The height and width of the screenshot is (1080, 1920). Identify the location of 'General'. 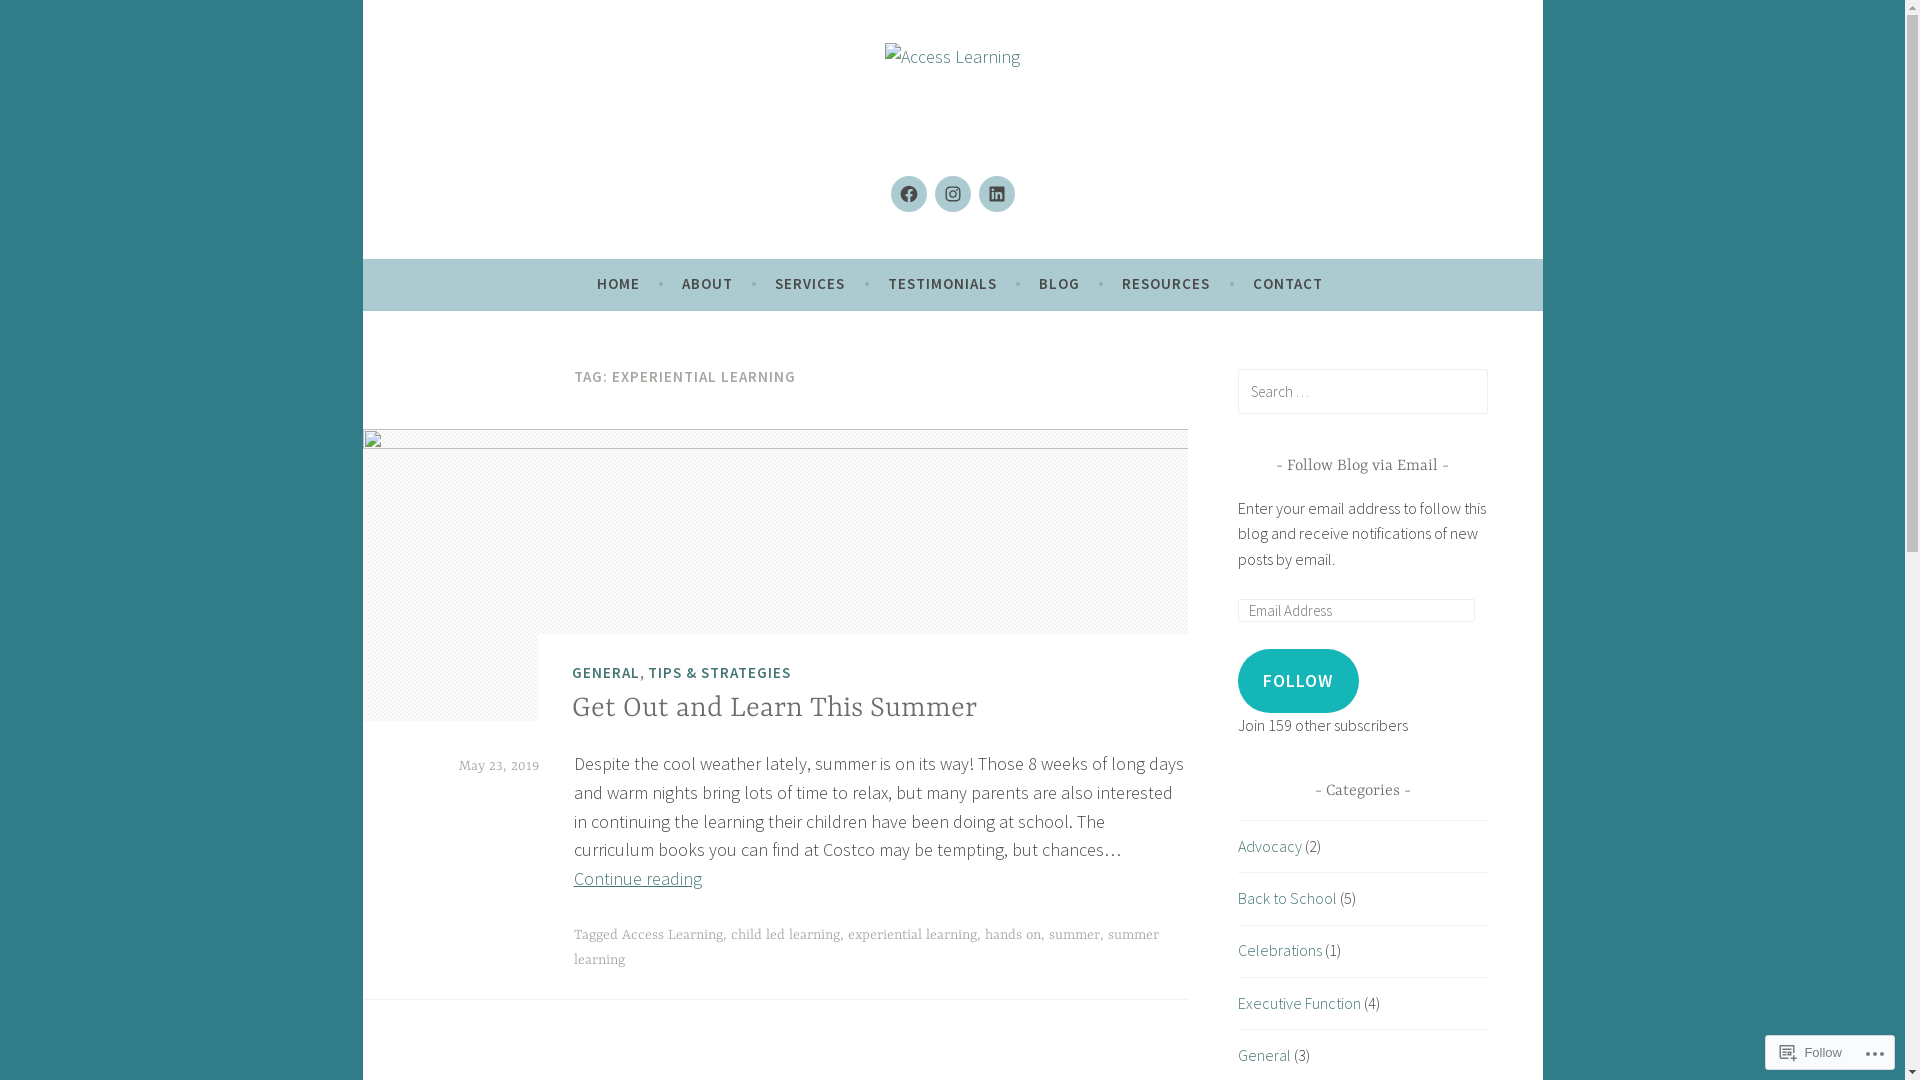
(1263, 1054).